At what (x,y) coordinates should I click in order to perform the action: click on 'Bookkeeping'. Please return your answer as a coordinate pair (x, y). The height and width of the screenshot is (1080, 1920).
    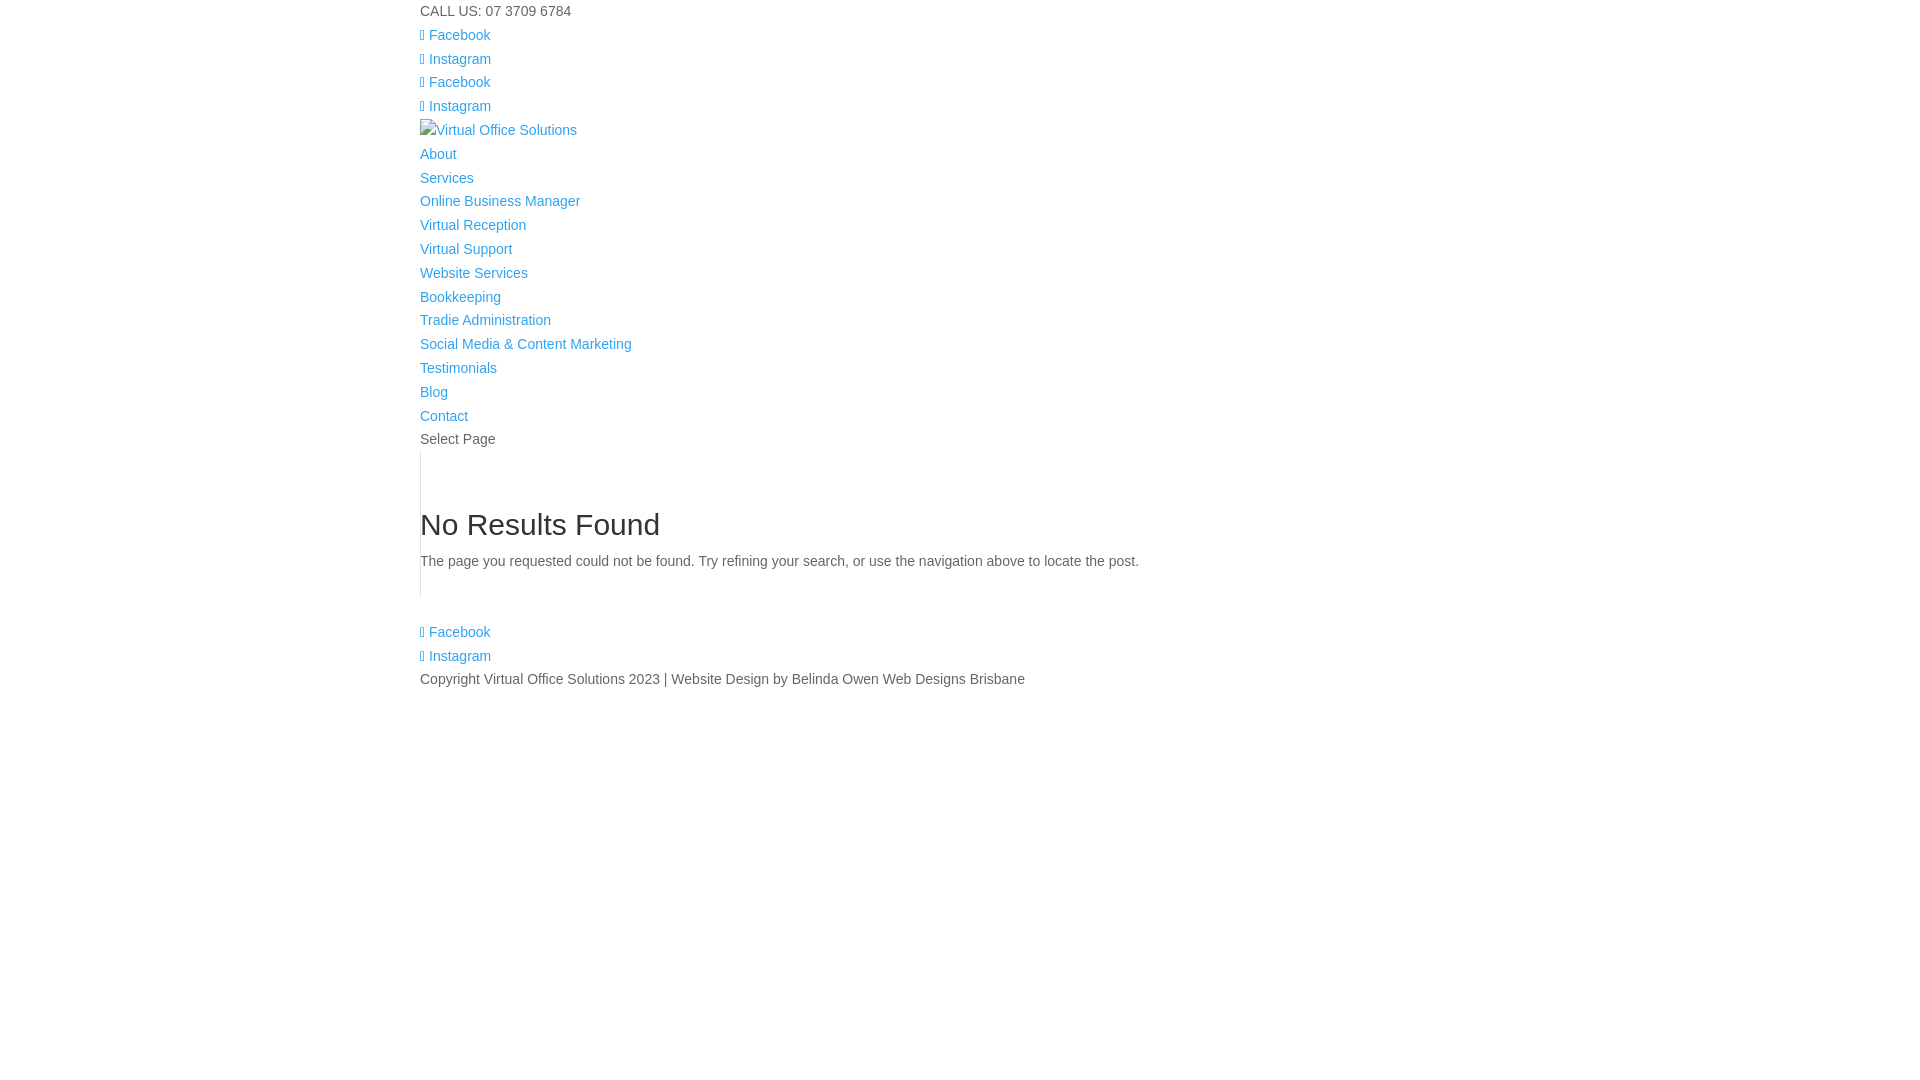
    Looking at the image, I should click on (459, 297).